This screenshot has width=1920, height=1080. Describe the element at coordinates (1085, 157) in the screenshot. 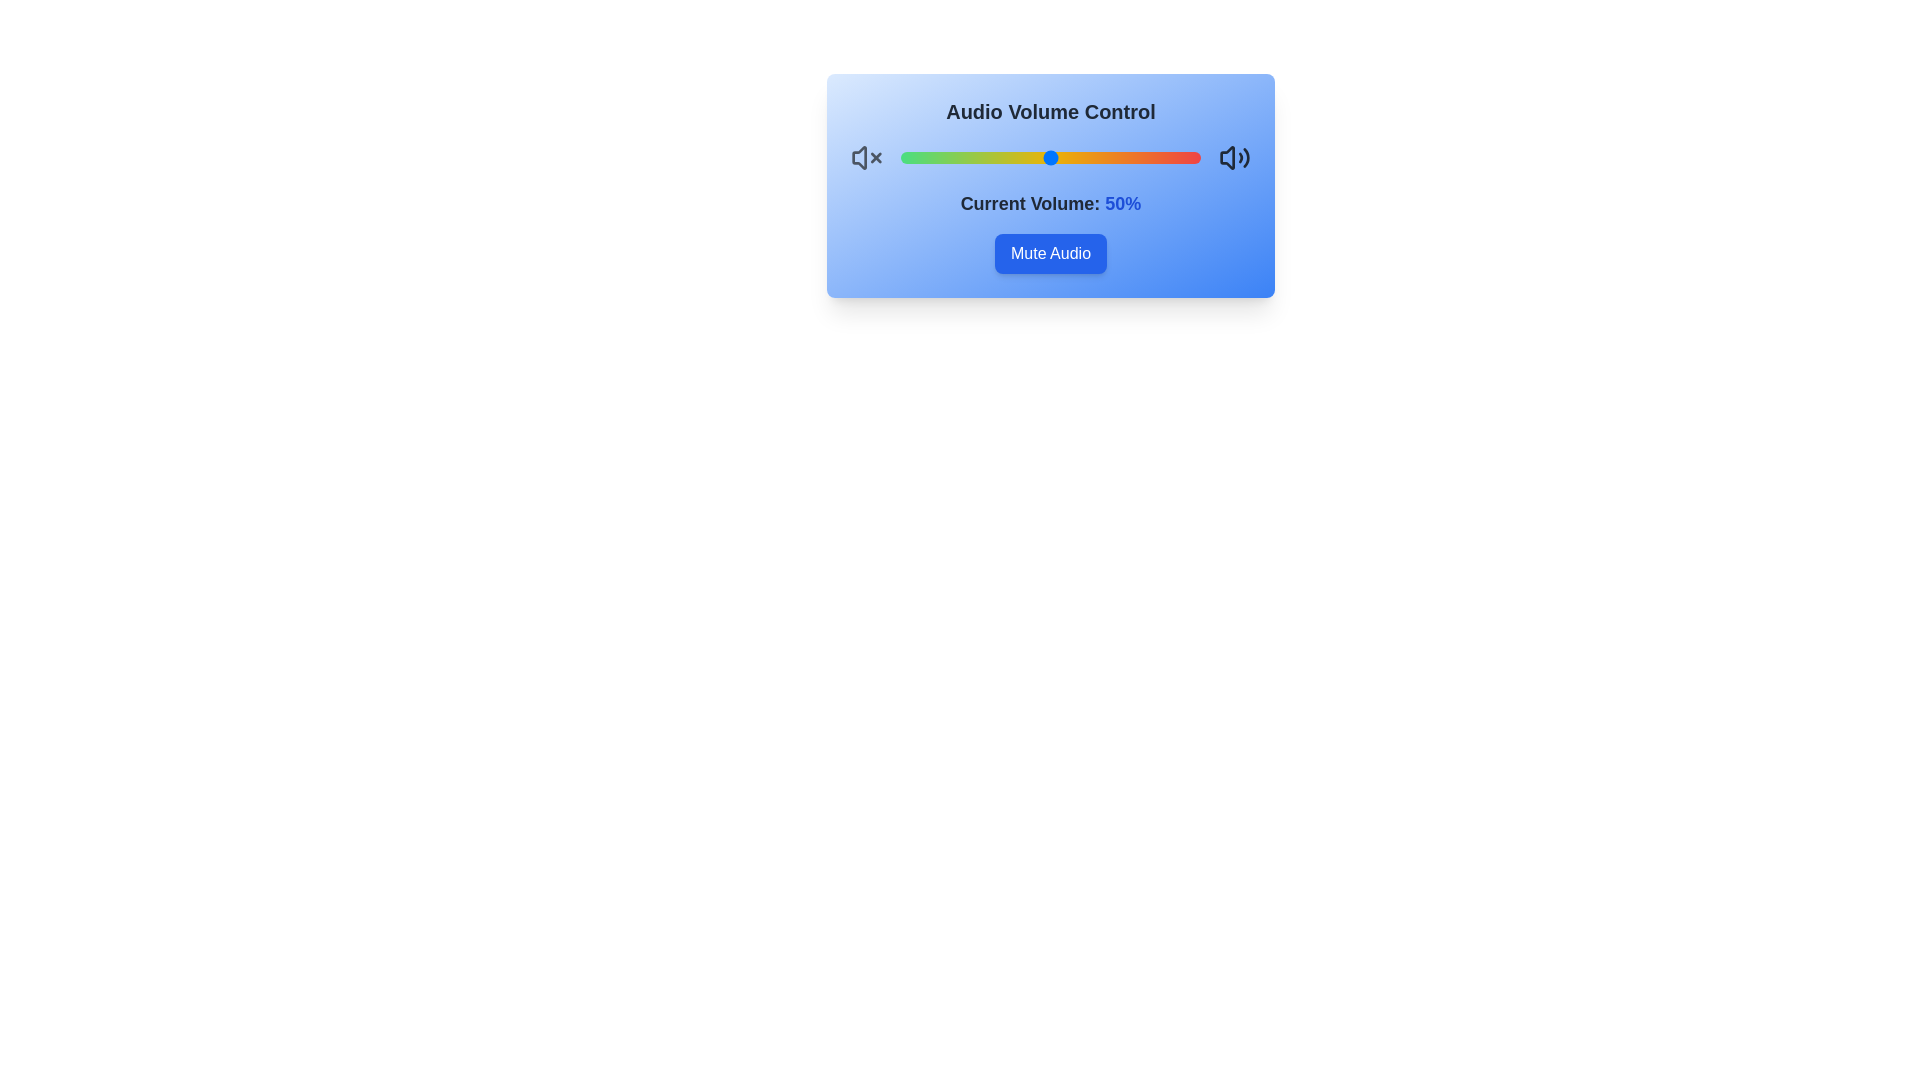

I see `the volume to 62%` at that location.